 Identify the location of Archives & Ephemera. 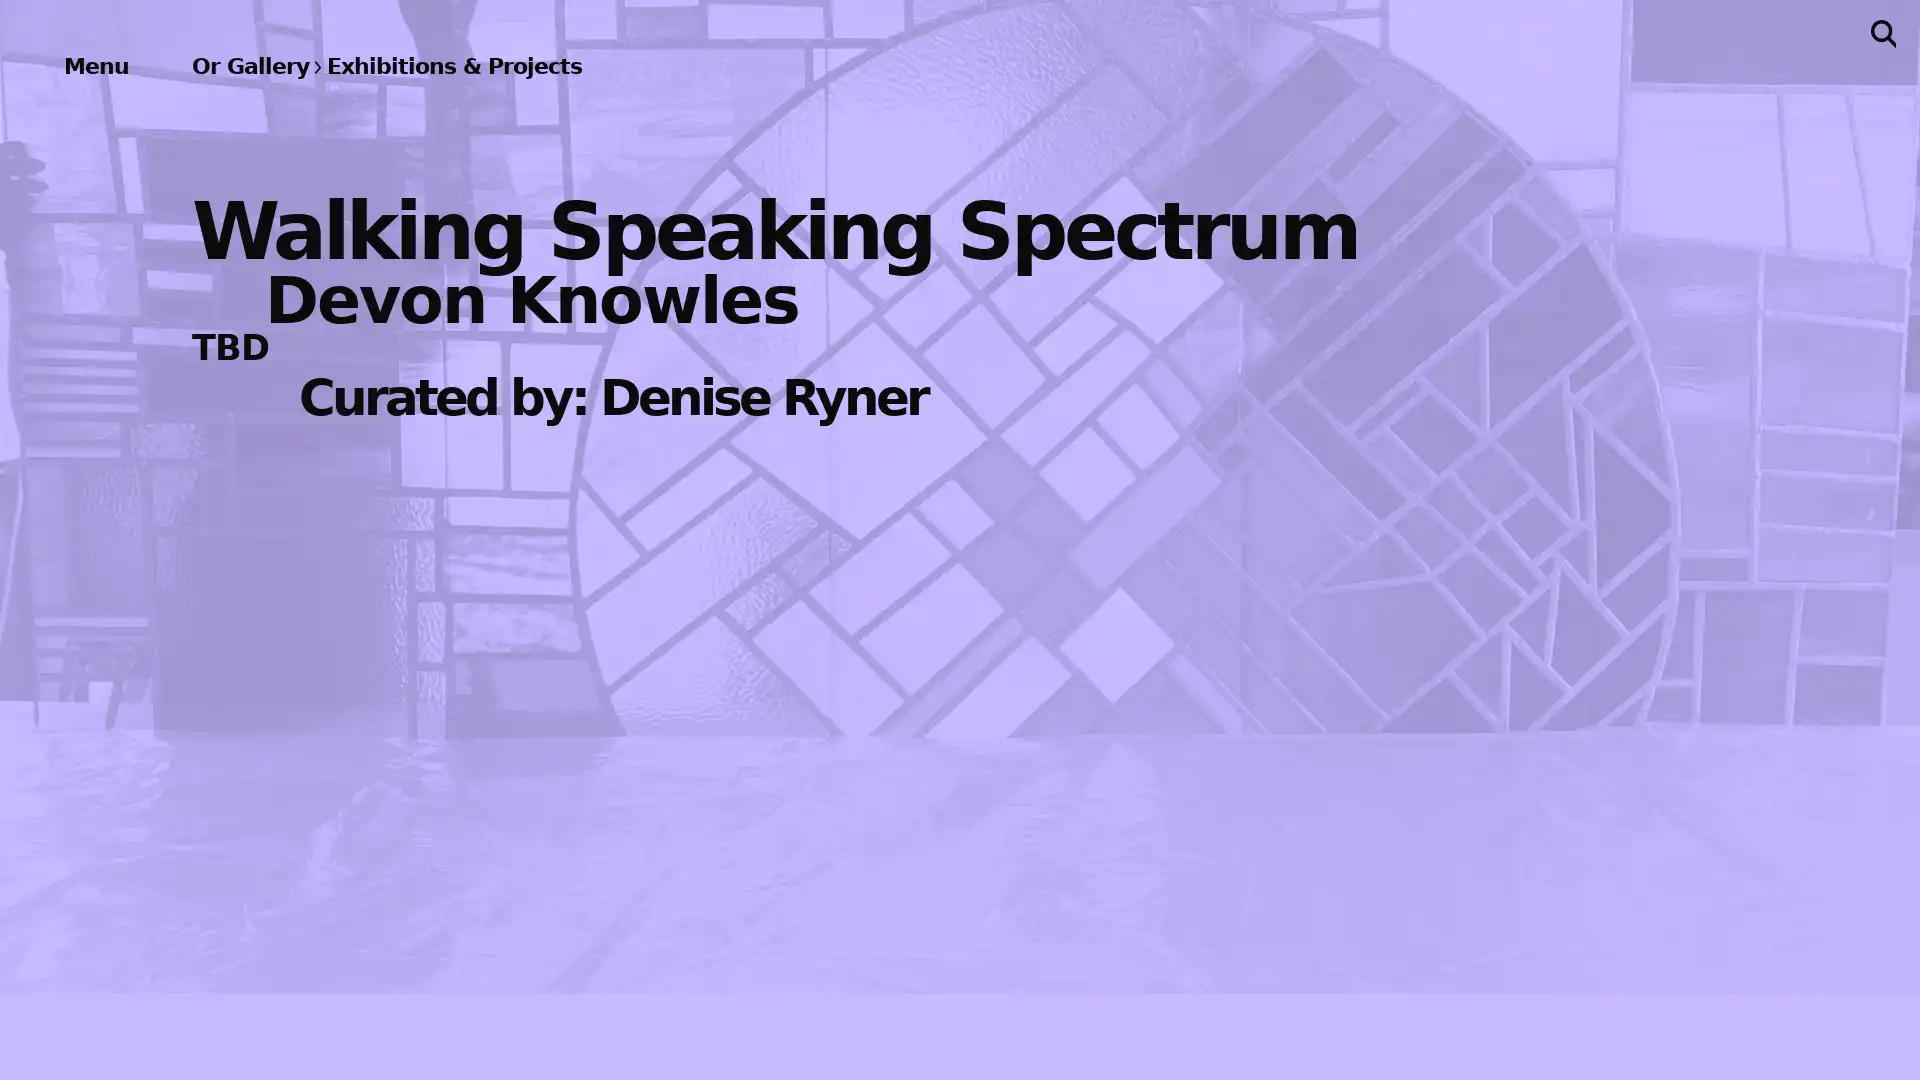
(434, 680).